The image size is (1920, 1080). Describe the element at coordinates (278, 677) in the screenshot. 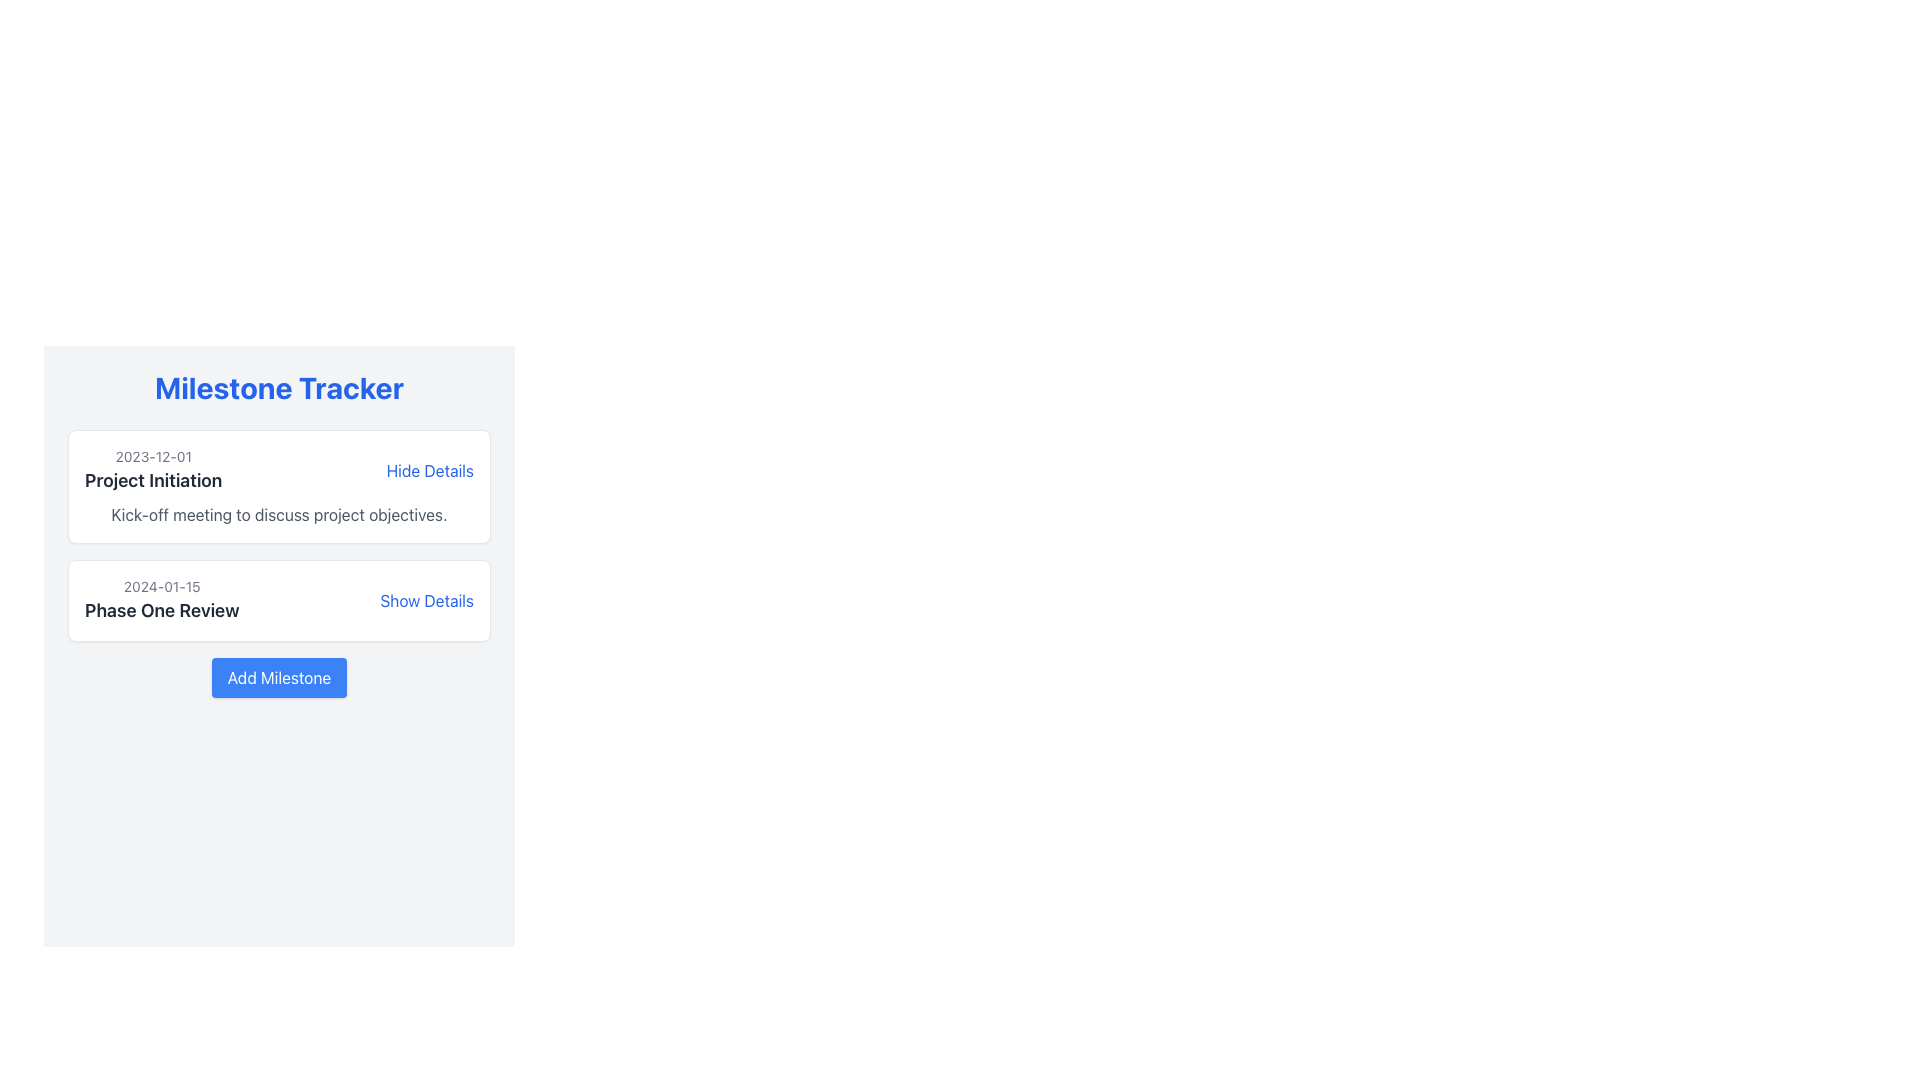

I see `the rectangular button with a blue background and white text reading 'Add Milestone'` at that location.